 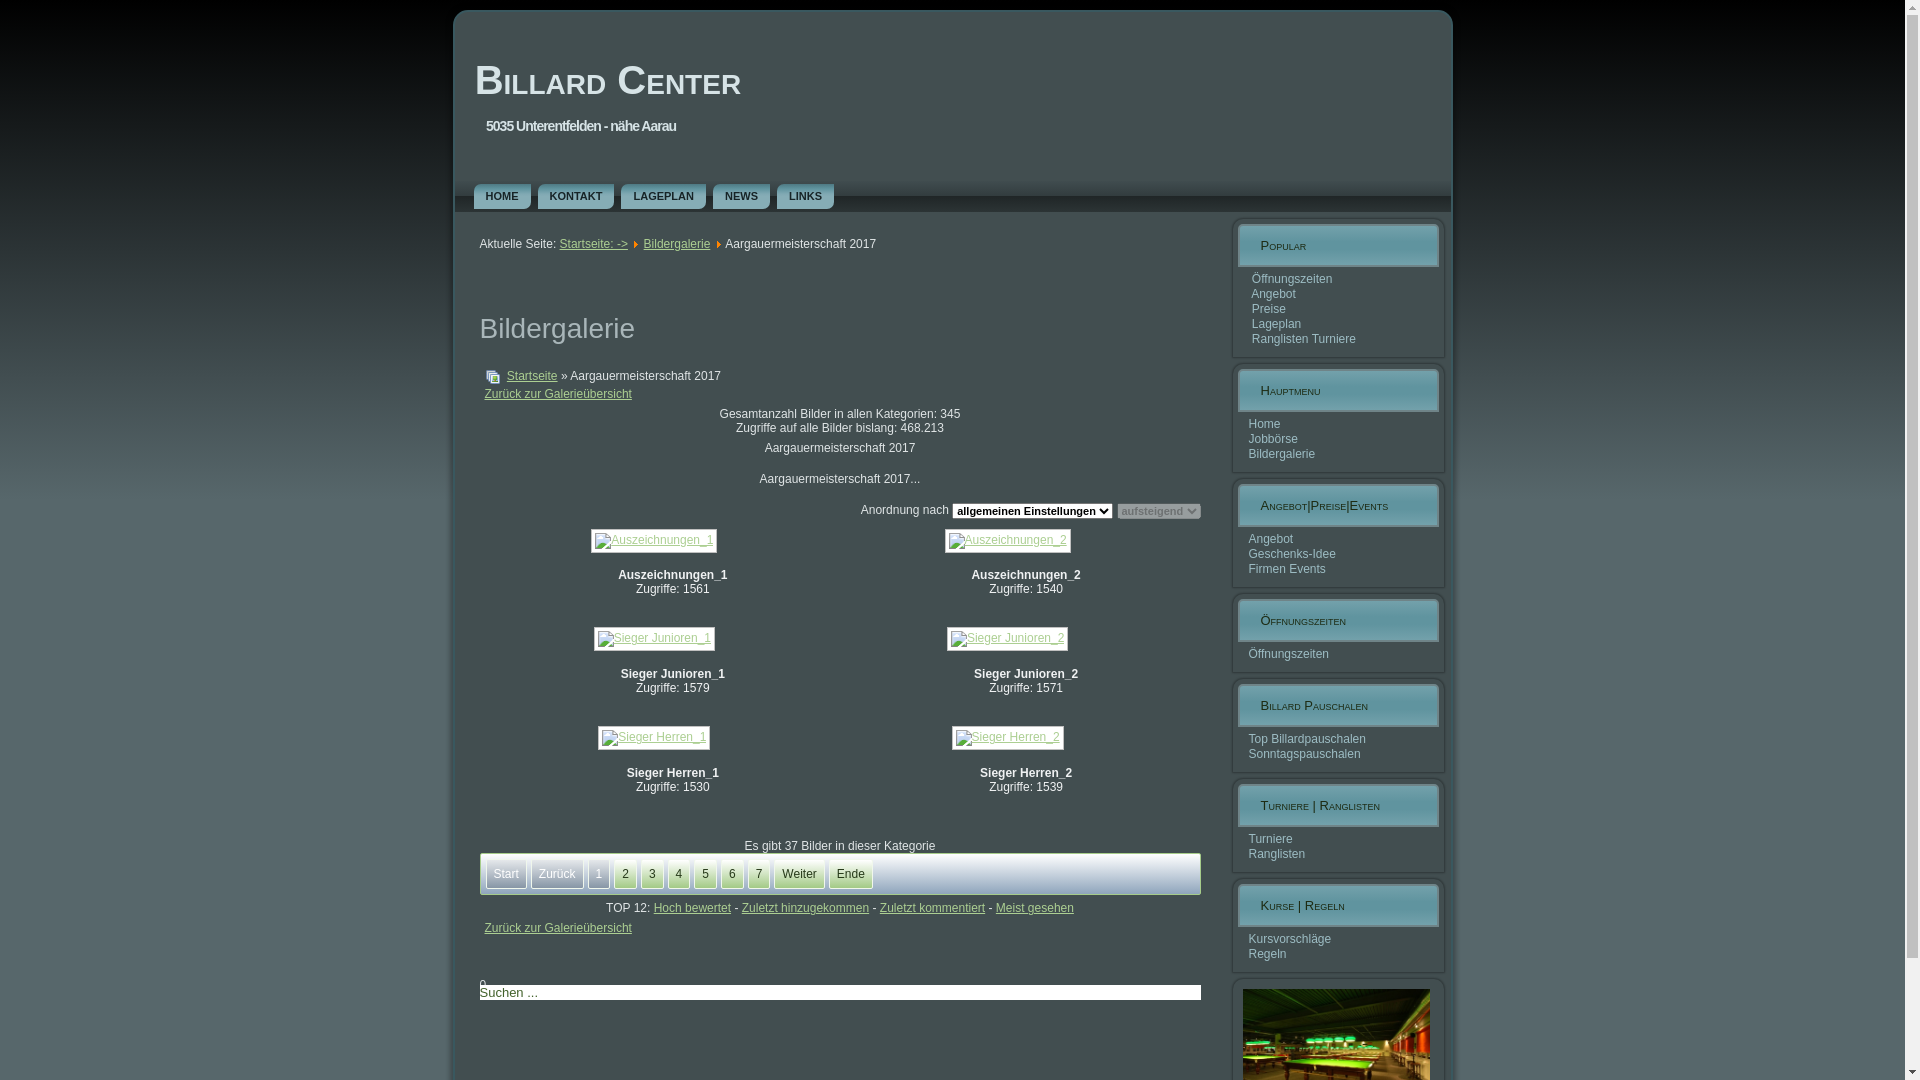 What do you see at coordinates (1269, 839) in the screenshot?
I see `'Turniere'` at bounding box center [1269, 839].